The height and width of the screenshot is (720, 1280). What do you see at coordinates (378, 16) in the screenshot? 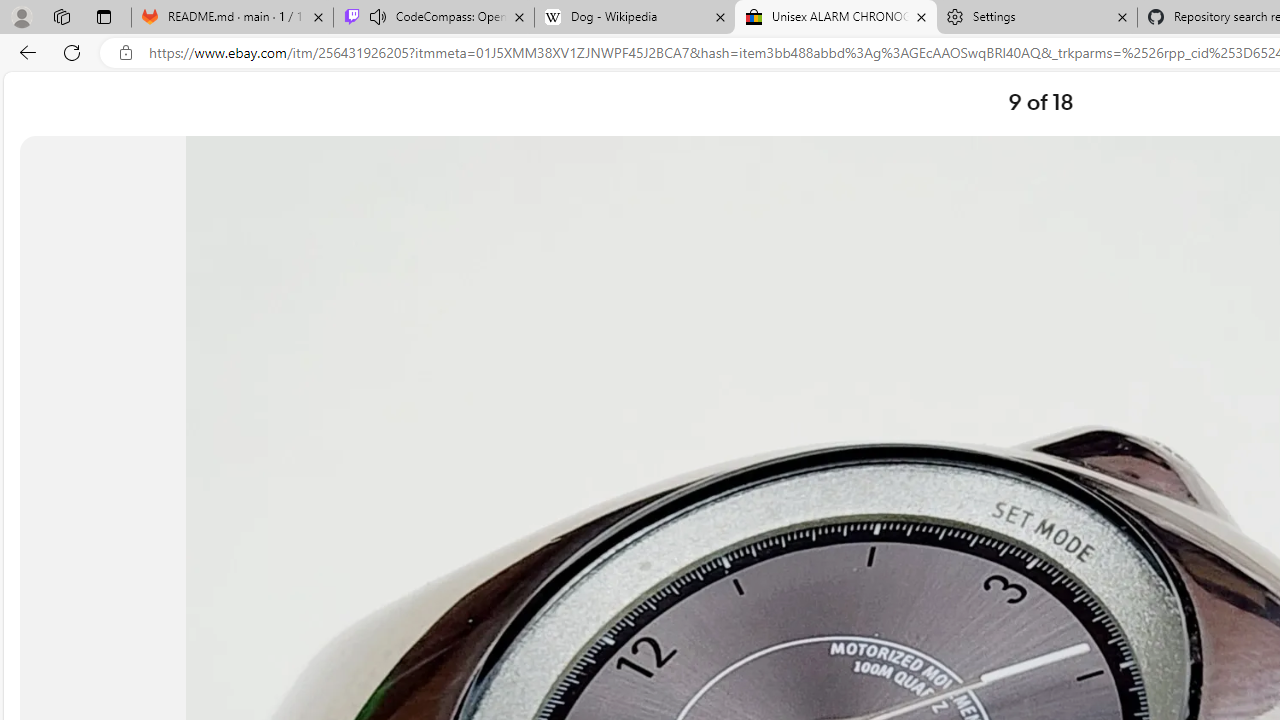
I see `'Mute tab'` at bounding box center [378, 16].